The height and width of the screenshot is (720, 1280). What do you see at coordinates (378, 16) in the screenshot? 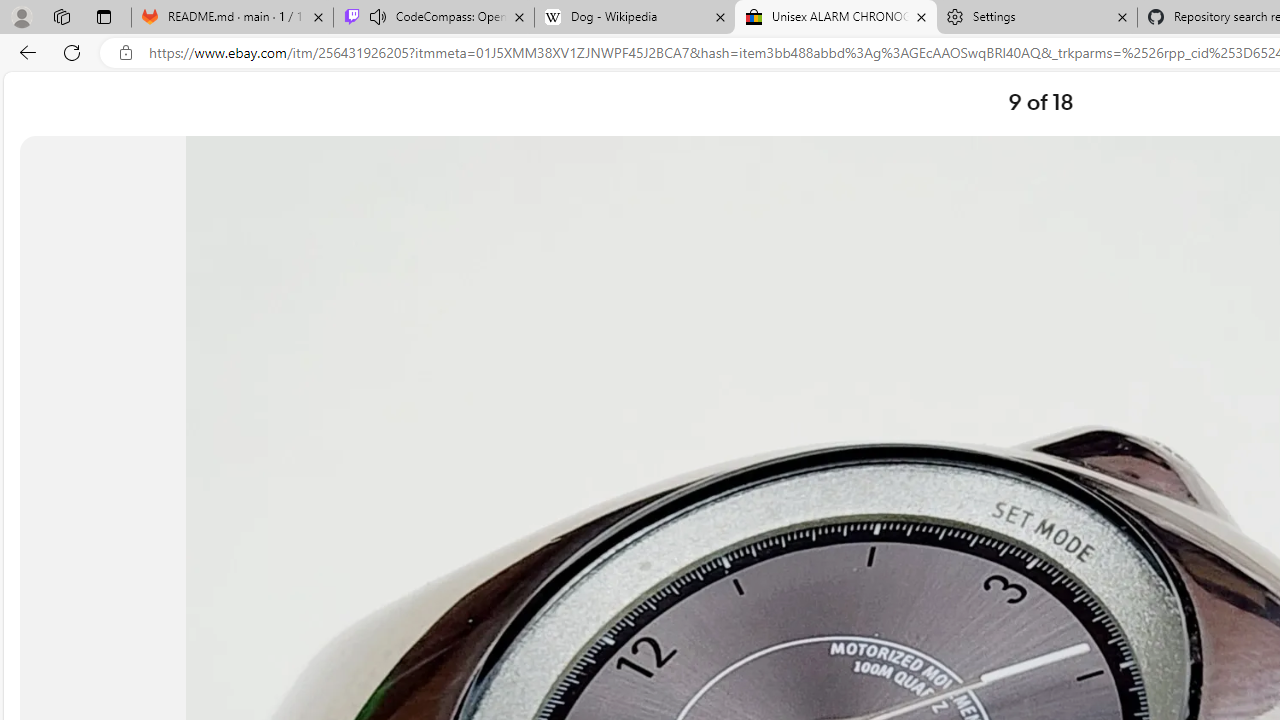
I see `'Mute tab'` at bounding box center [378, 16].